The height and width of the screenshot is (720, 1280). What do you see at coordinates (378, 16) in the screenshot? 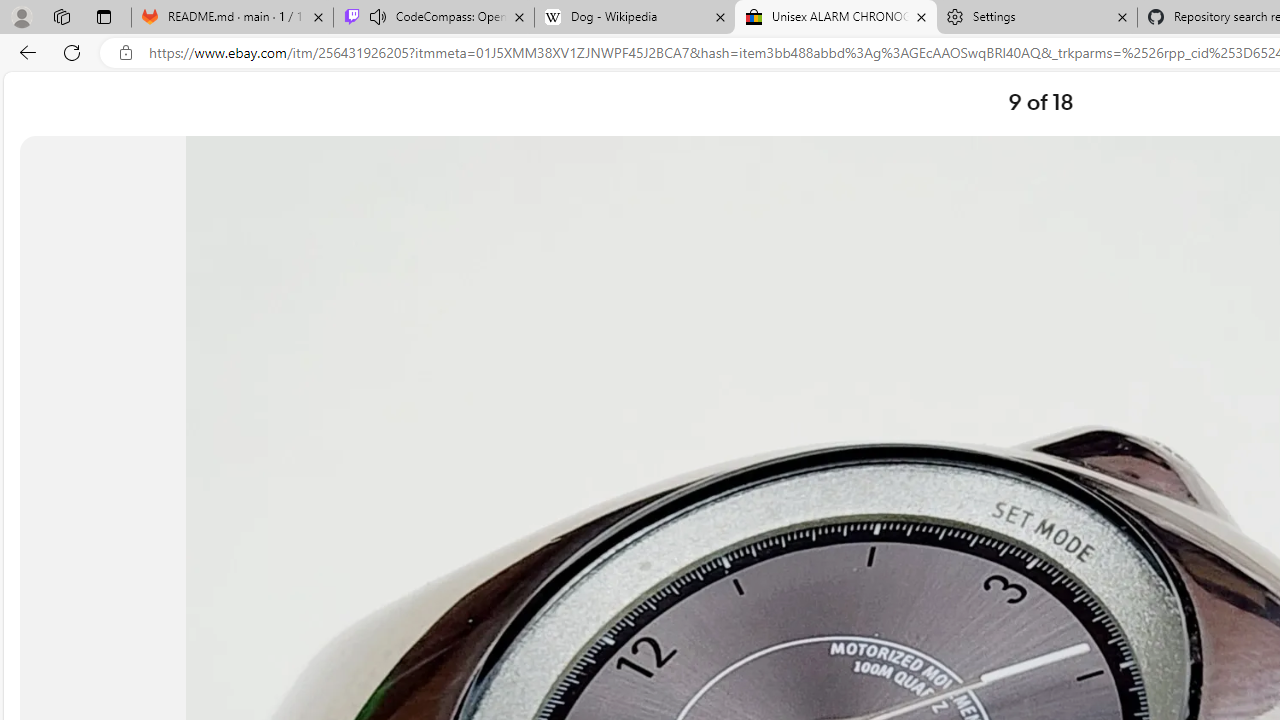
I see `'Mute tab'` at bounding box center [378, 16].